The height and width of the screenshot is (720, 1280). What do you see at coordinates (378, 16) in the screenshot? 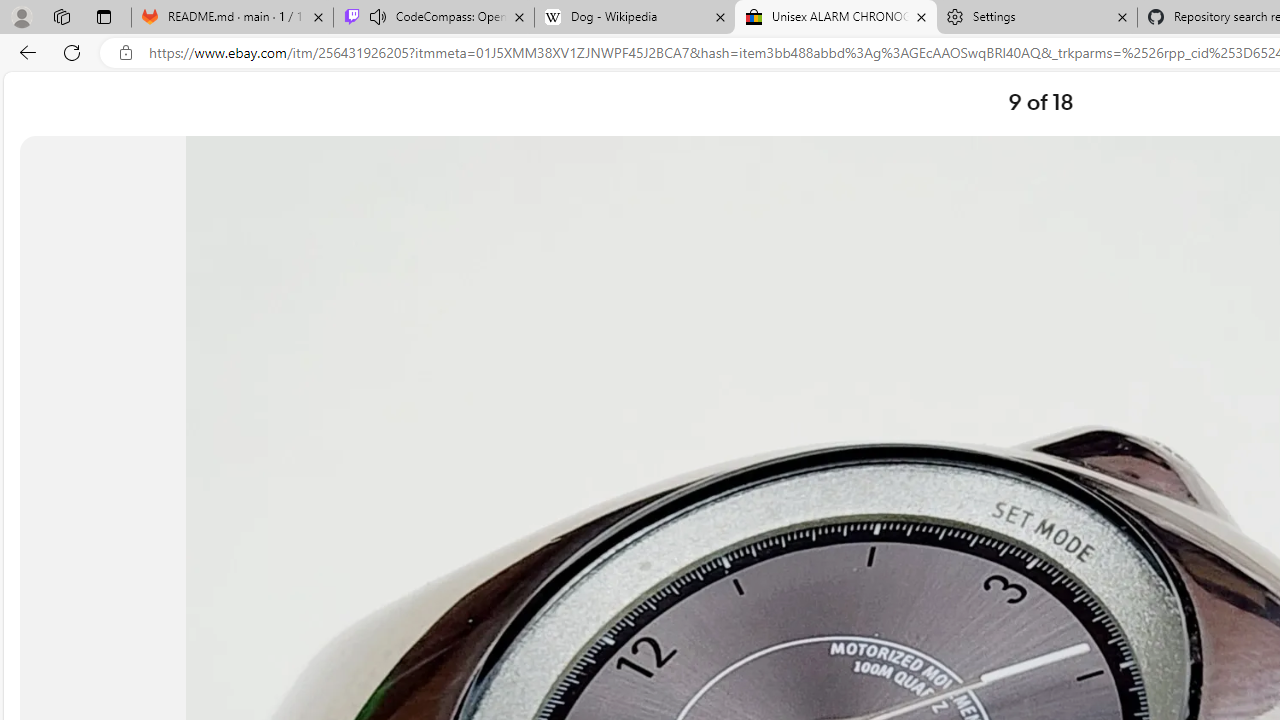
I see `'Mute tab'` at bounding box center [378, 16].